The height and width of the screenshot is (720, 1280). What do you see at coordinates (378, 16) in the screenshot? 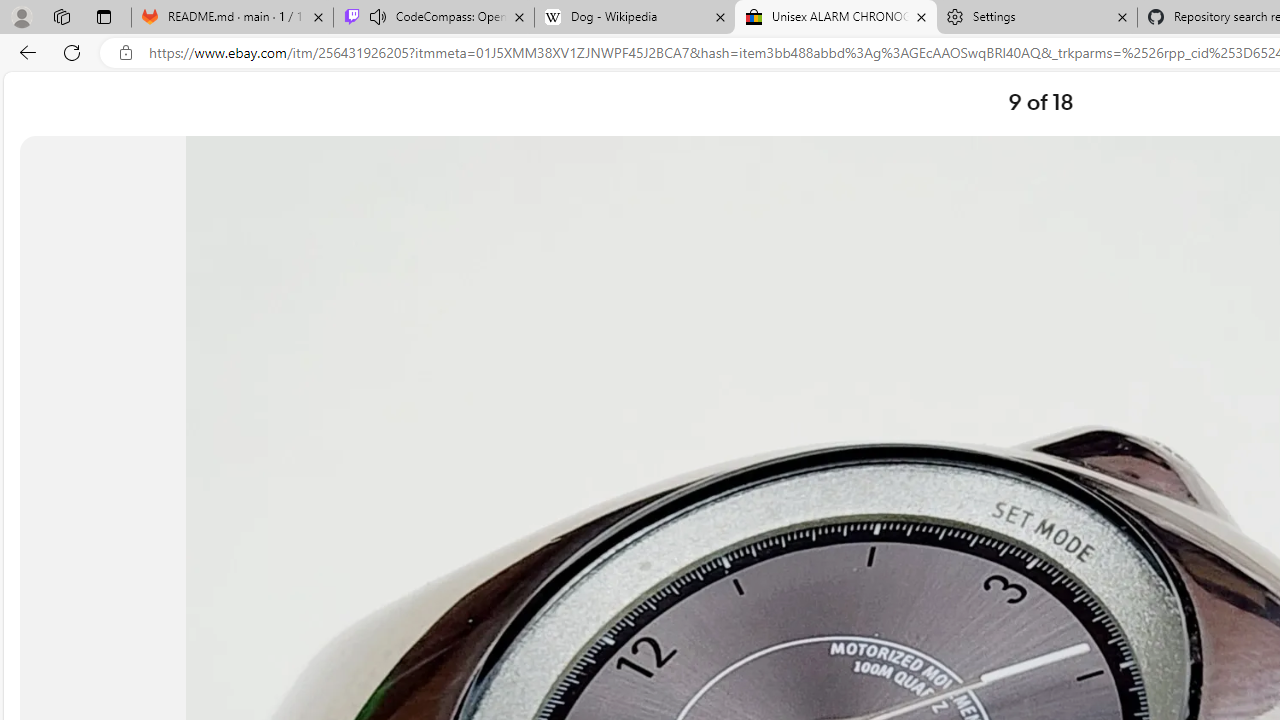
I see `'Mute tab'` at bounding box center [378, 16].